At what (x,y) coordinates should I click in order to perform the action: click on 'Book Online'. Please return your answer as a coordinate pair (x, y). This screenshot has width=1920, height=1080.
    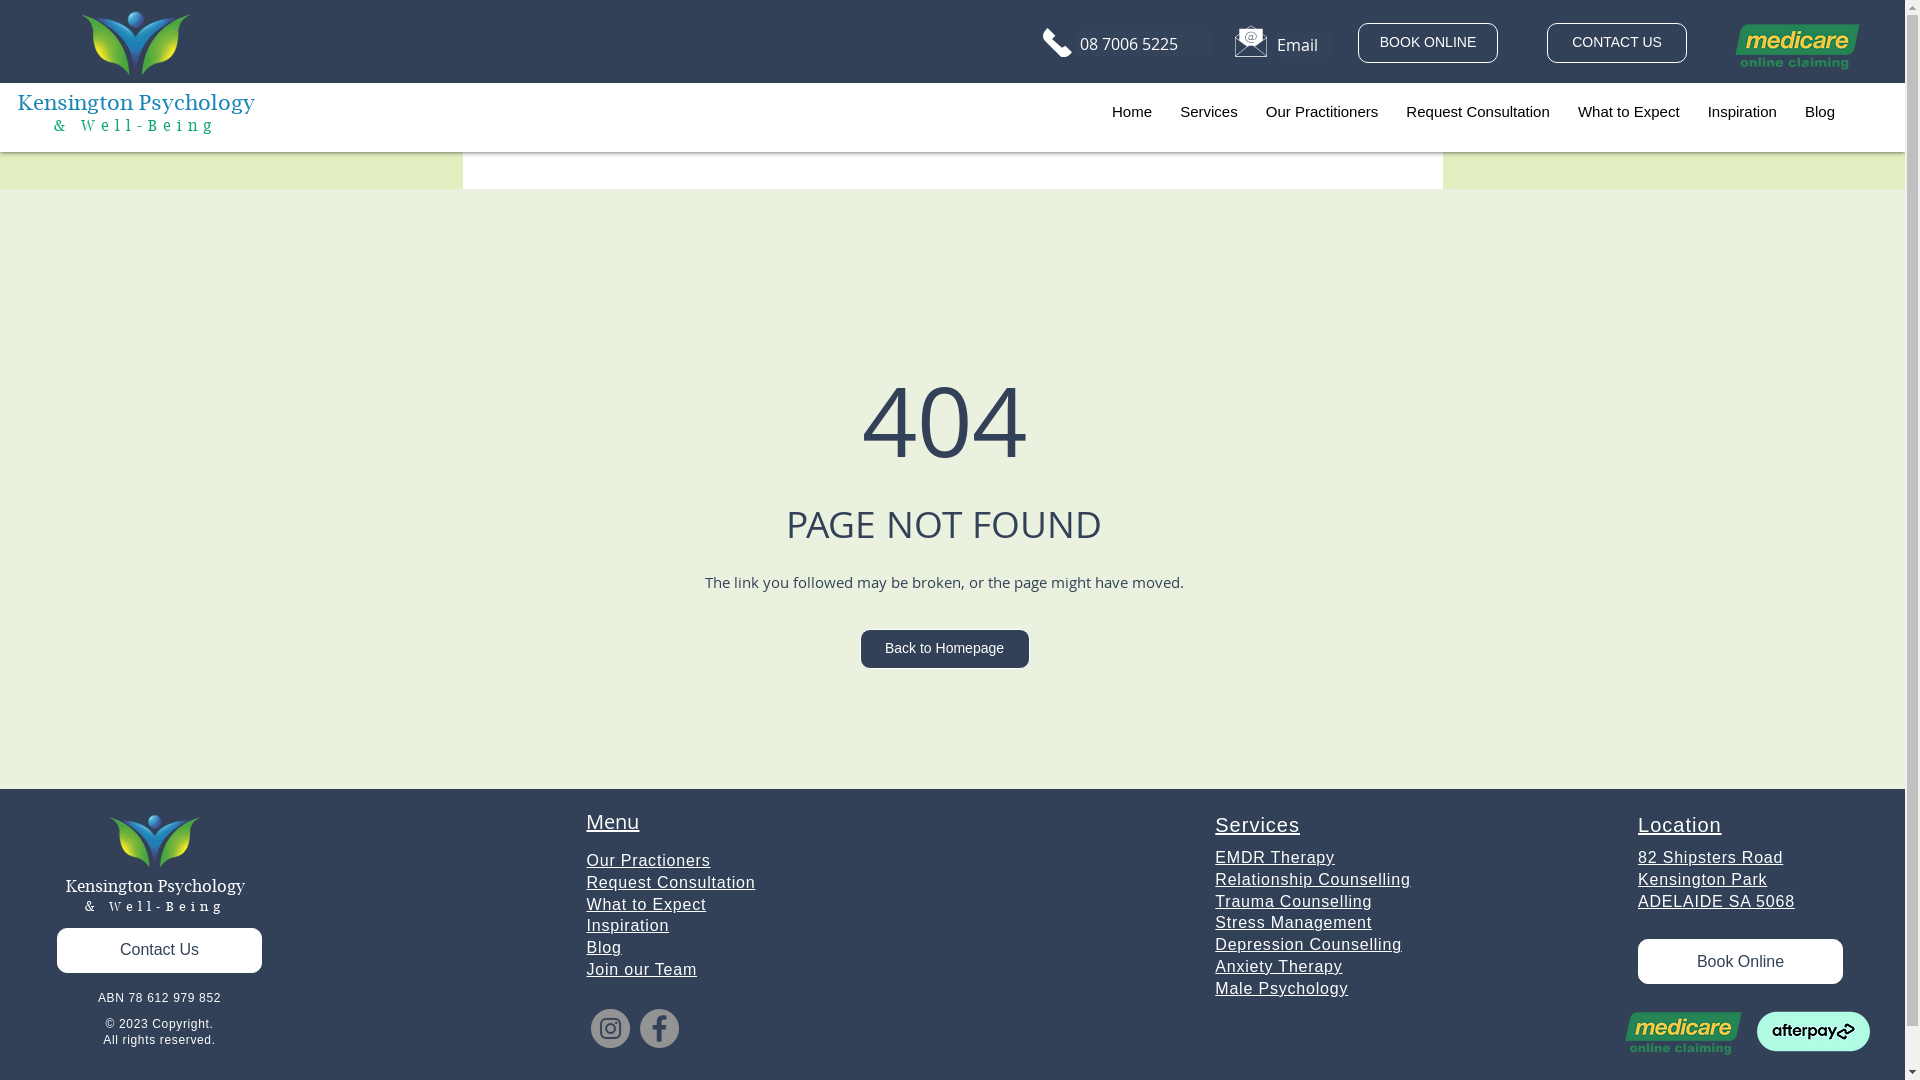
    Looking at the image, I should click on (1637, 960).